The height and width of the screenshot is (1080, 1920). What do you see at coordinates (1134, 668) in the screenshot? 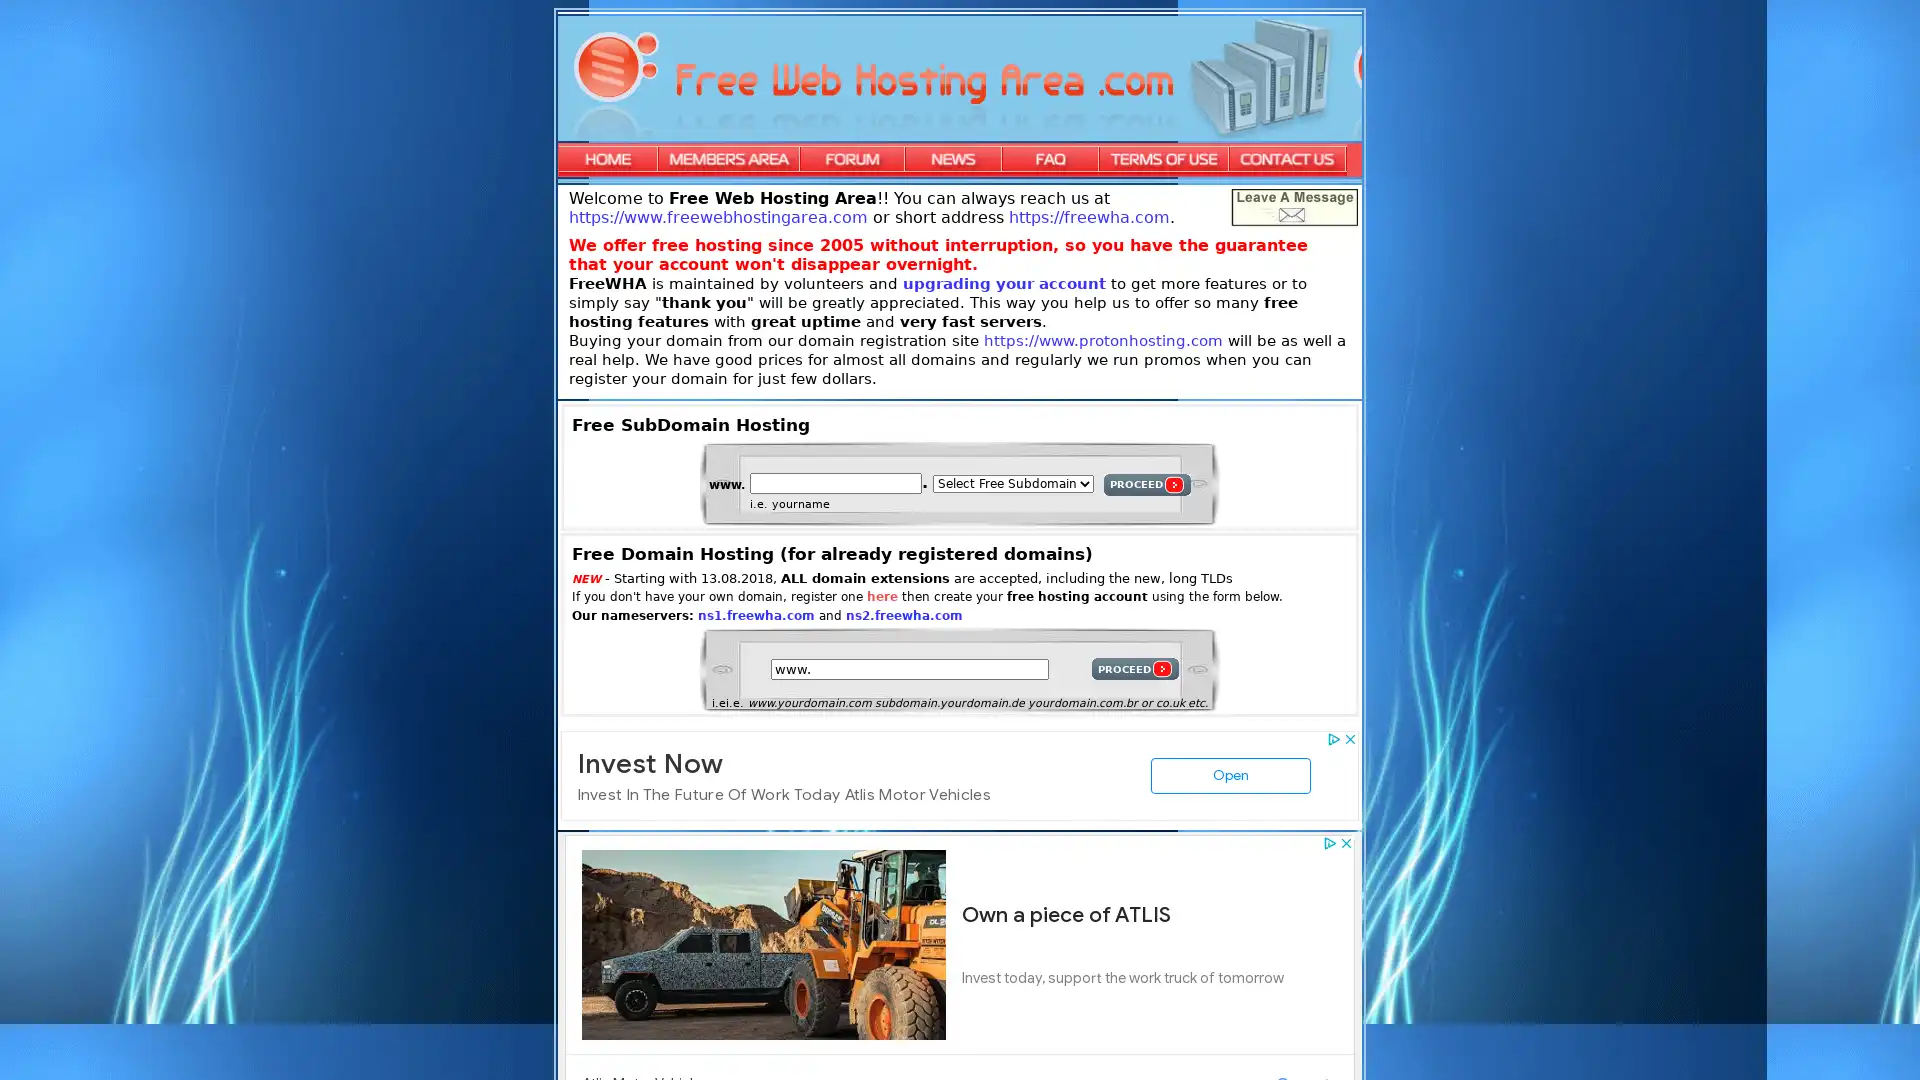
I see `PROCEED` at bounding box center [1134, 668].